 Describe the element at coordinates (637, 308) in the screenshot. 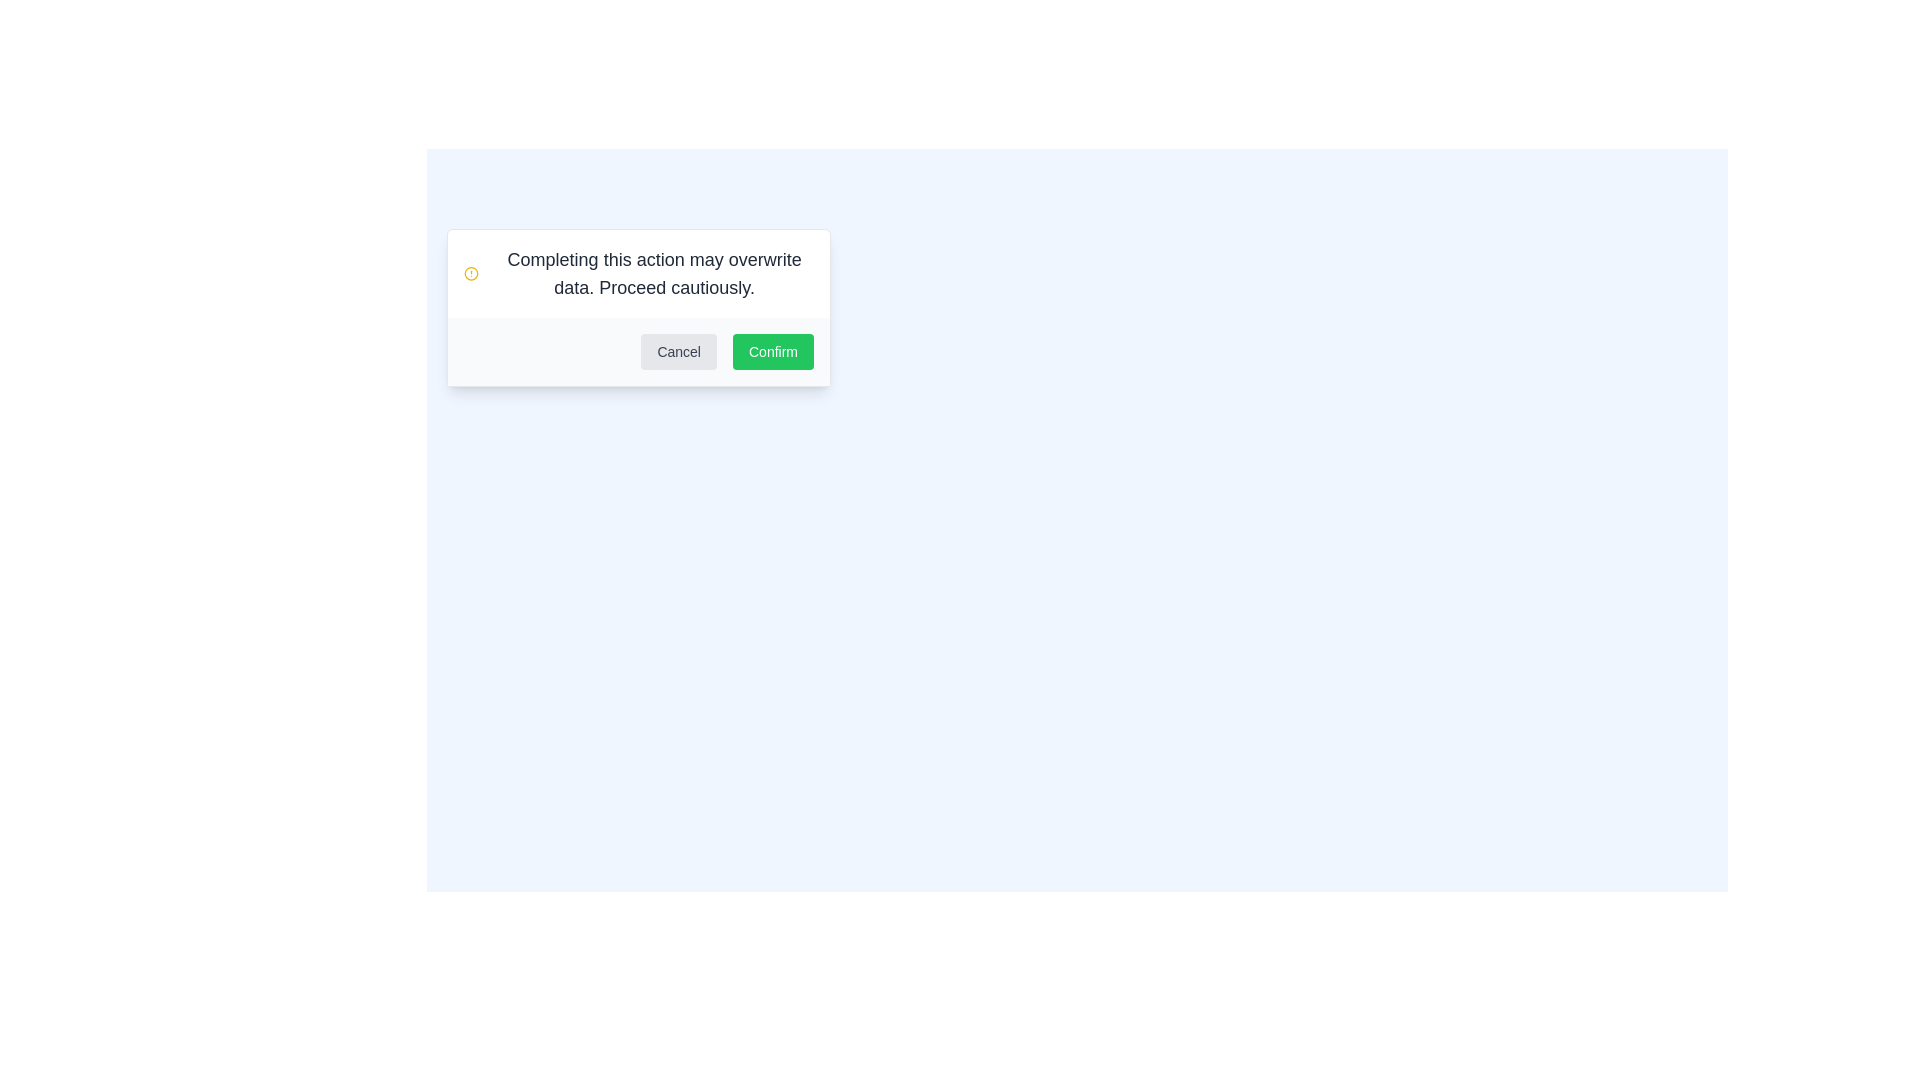

I see `the modal dialog box that displays a warning message with 'Cancel' and 'Confirm' buttons` at that location.